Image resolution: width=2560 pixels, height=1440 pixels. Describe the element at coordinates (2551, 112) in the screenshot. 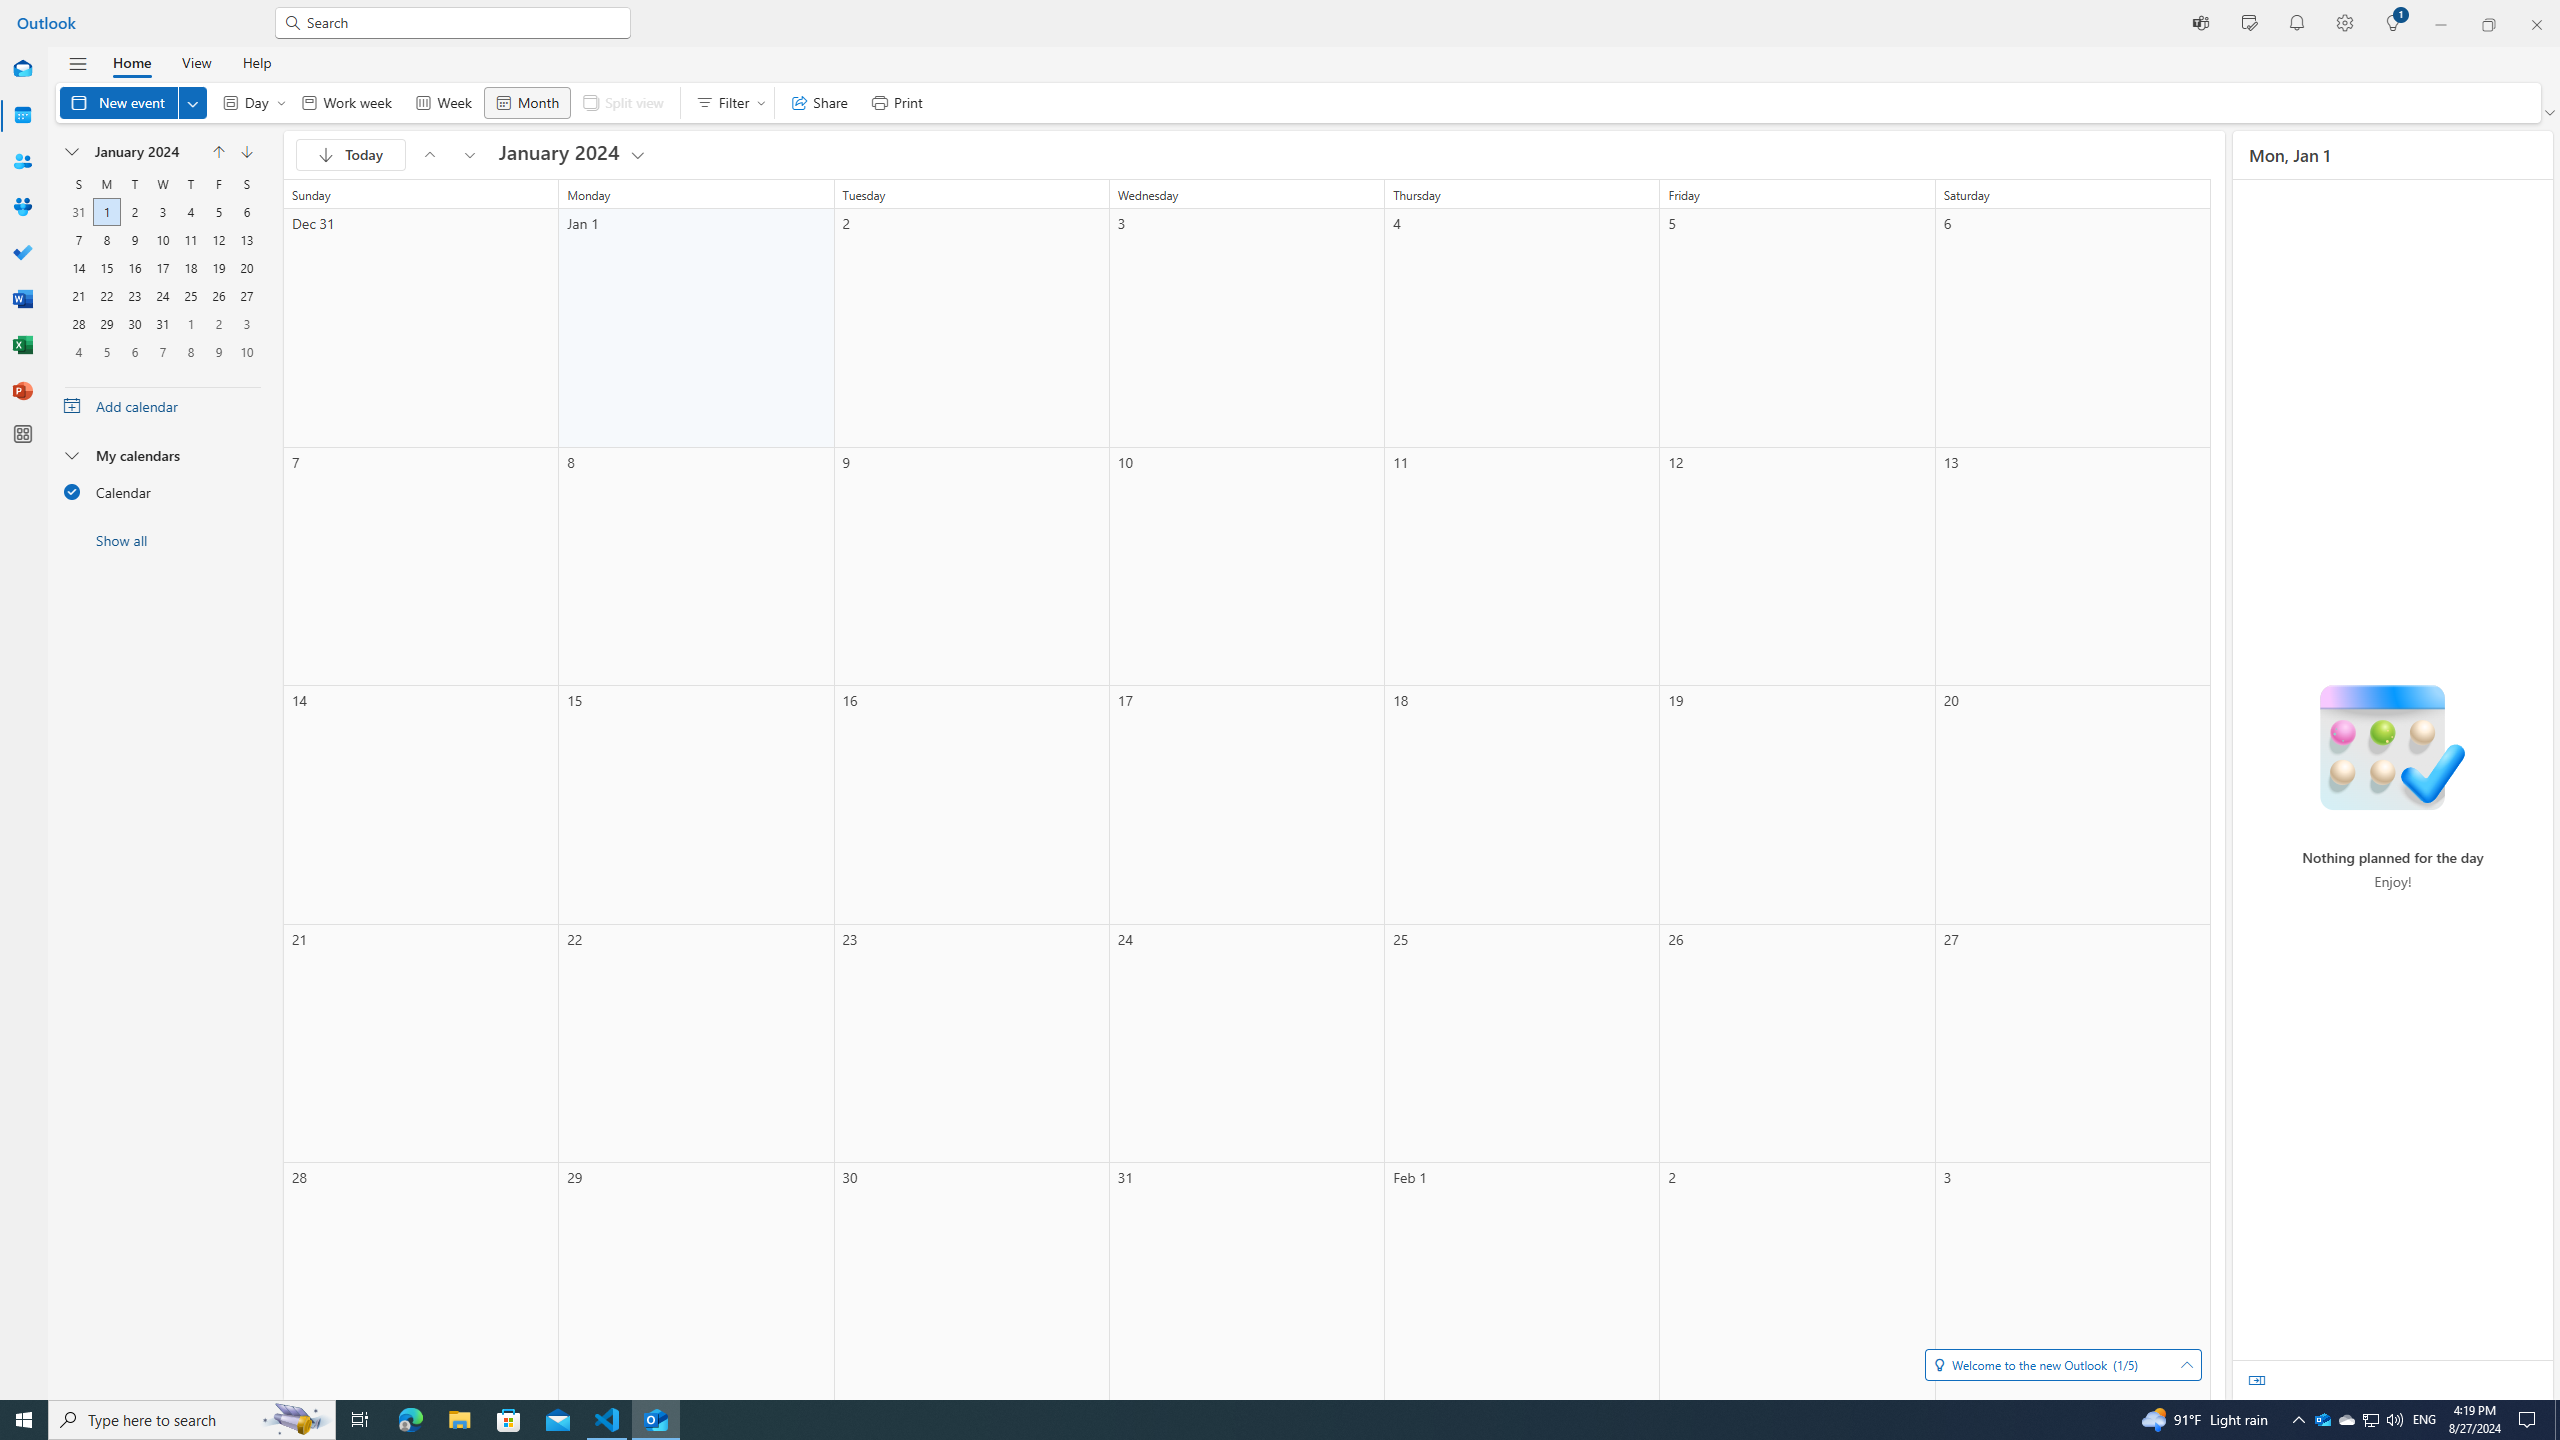

I see `'Ribbon display options'` at that location.